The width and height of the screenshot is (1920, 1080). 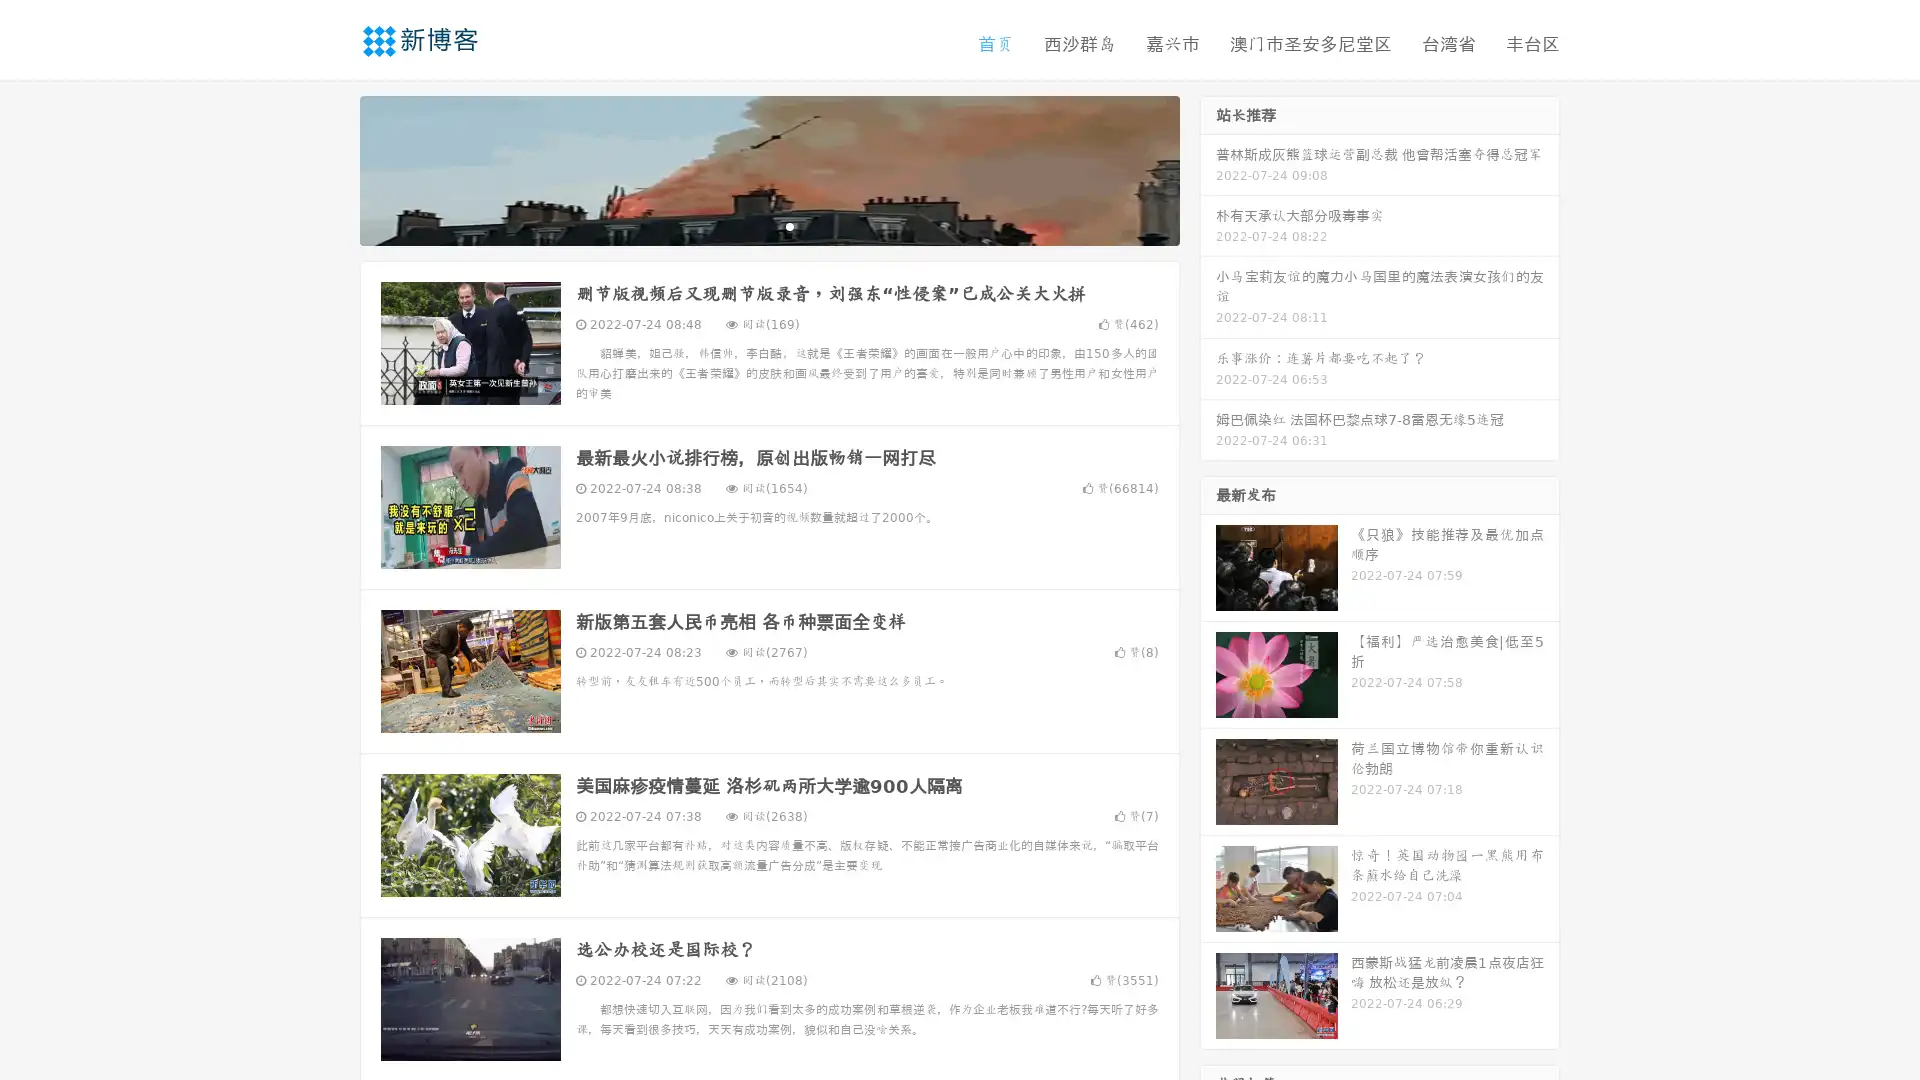 I want to click on Go to slide 2, so click(x=768, y=225).